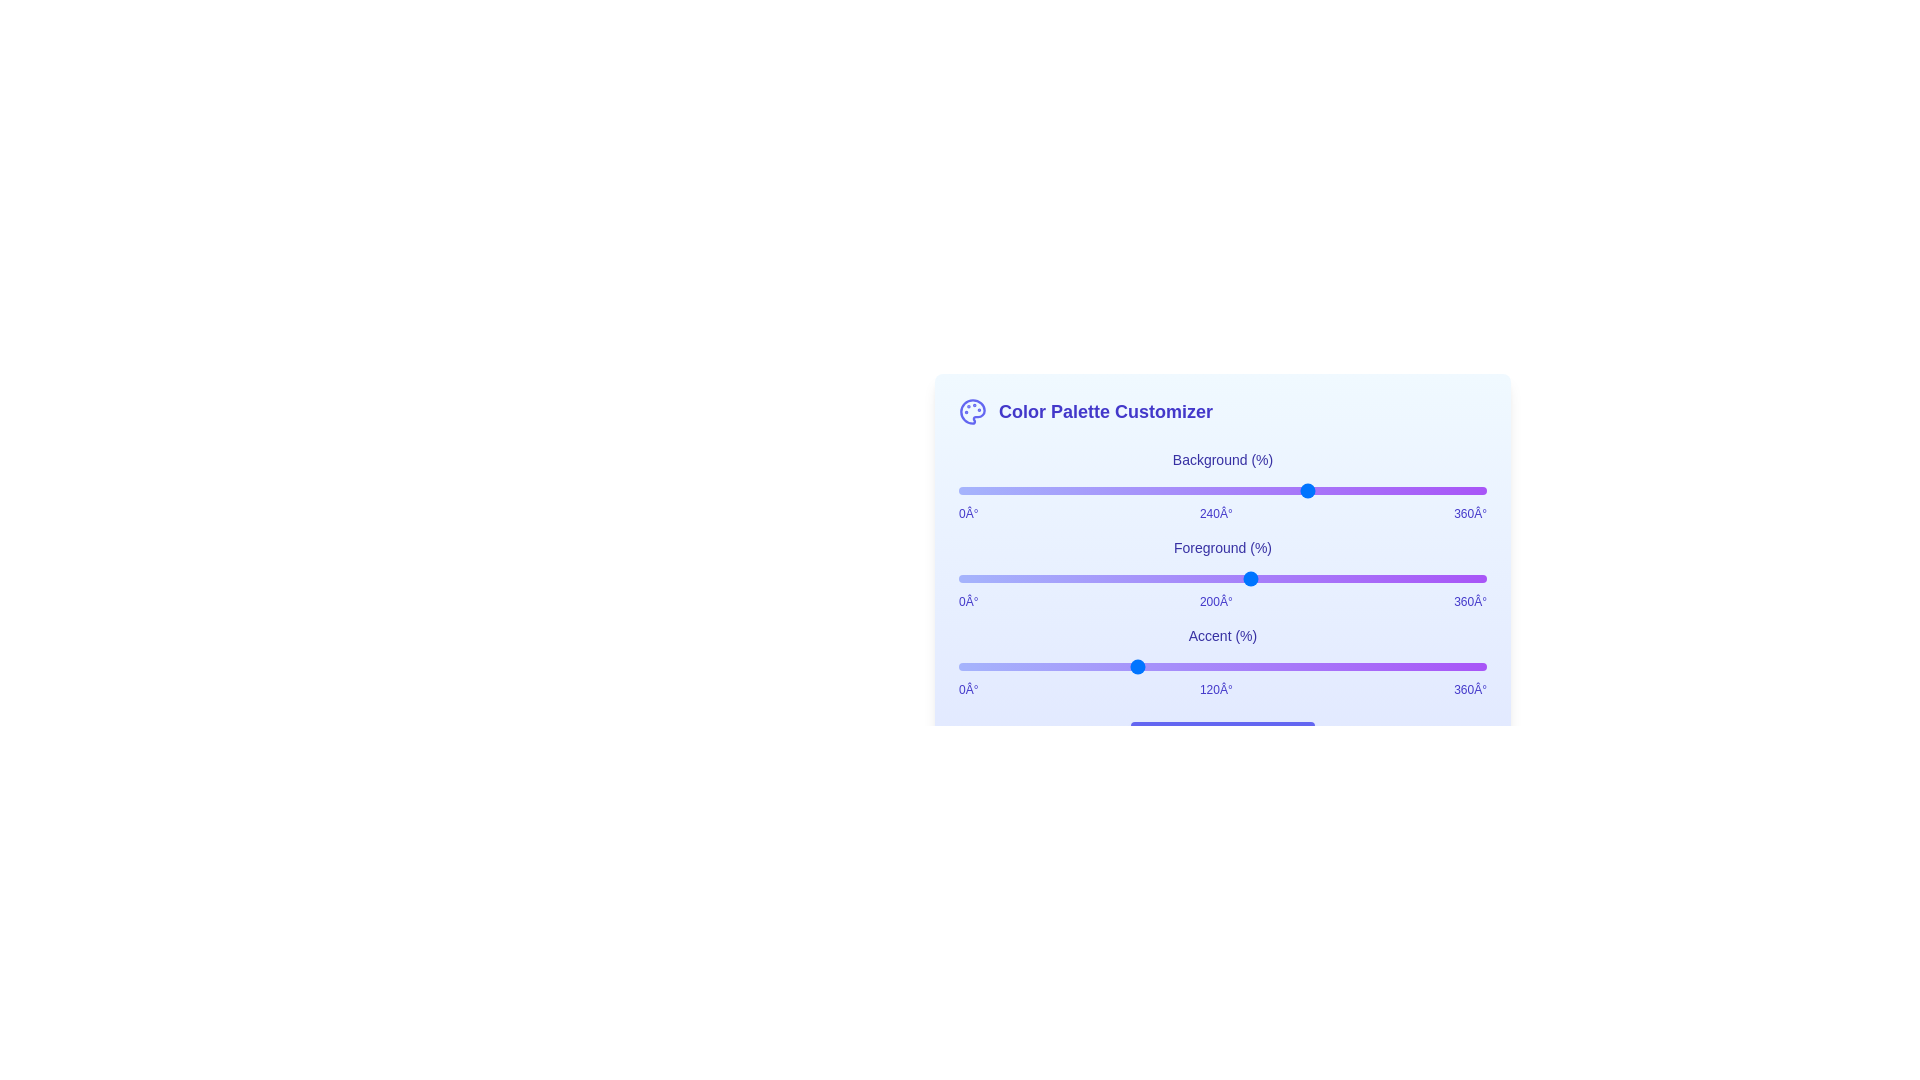  I want to click on the Accent slider to set its hue to 299 degrees, so click(1396, 667).